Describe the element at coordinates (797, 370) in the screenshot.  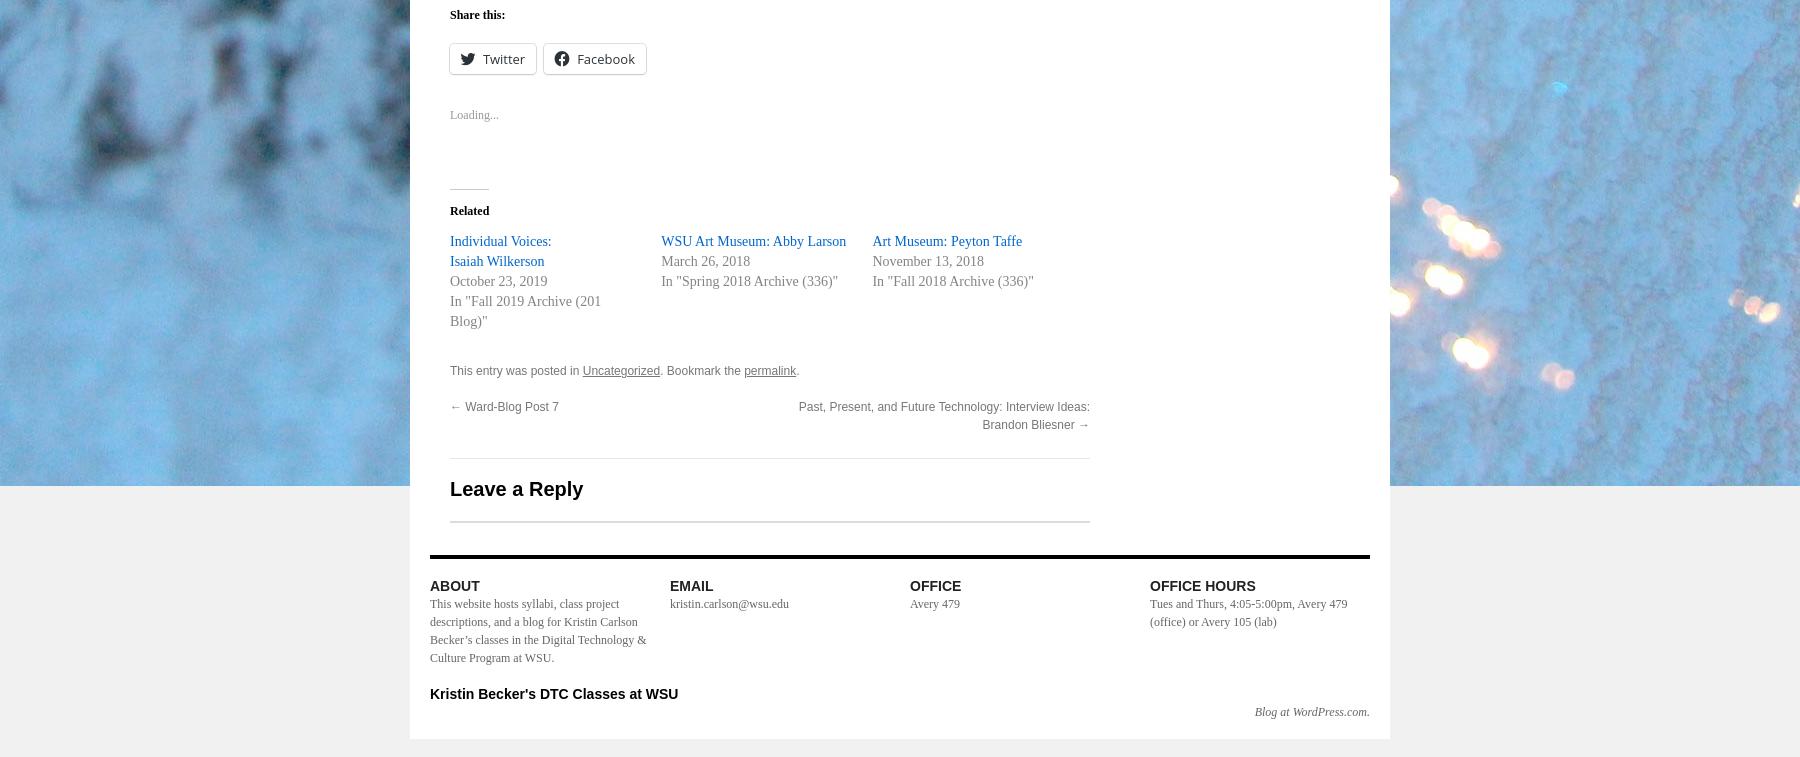
I see `'.'` at that location.